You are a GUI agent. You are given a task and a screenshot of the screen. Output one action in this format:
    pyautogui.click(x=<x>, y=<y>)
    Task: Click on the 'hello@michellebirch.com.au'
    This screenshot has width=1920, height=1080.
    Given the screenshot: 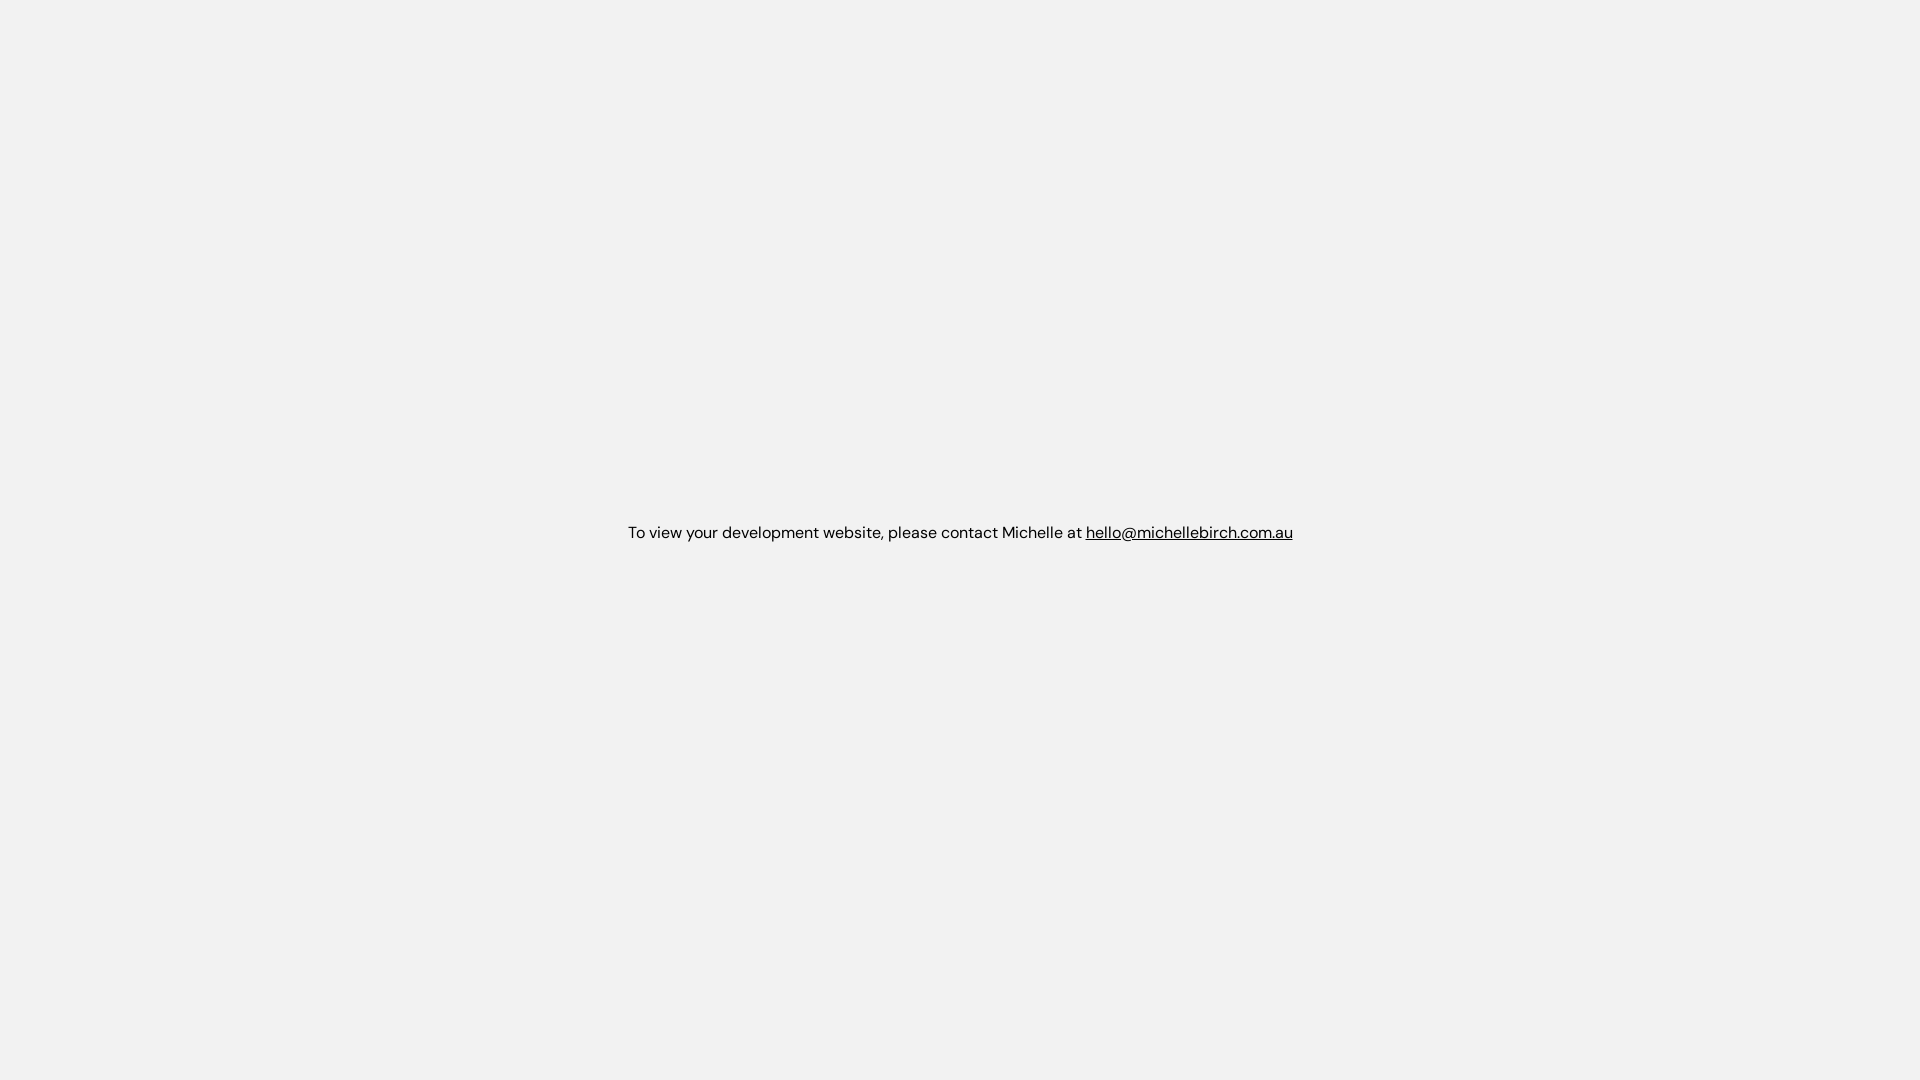 What is the action you would take?
    pyautogui.click(x=1189, y=531)
    